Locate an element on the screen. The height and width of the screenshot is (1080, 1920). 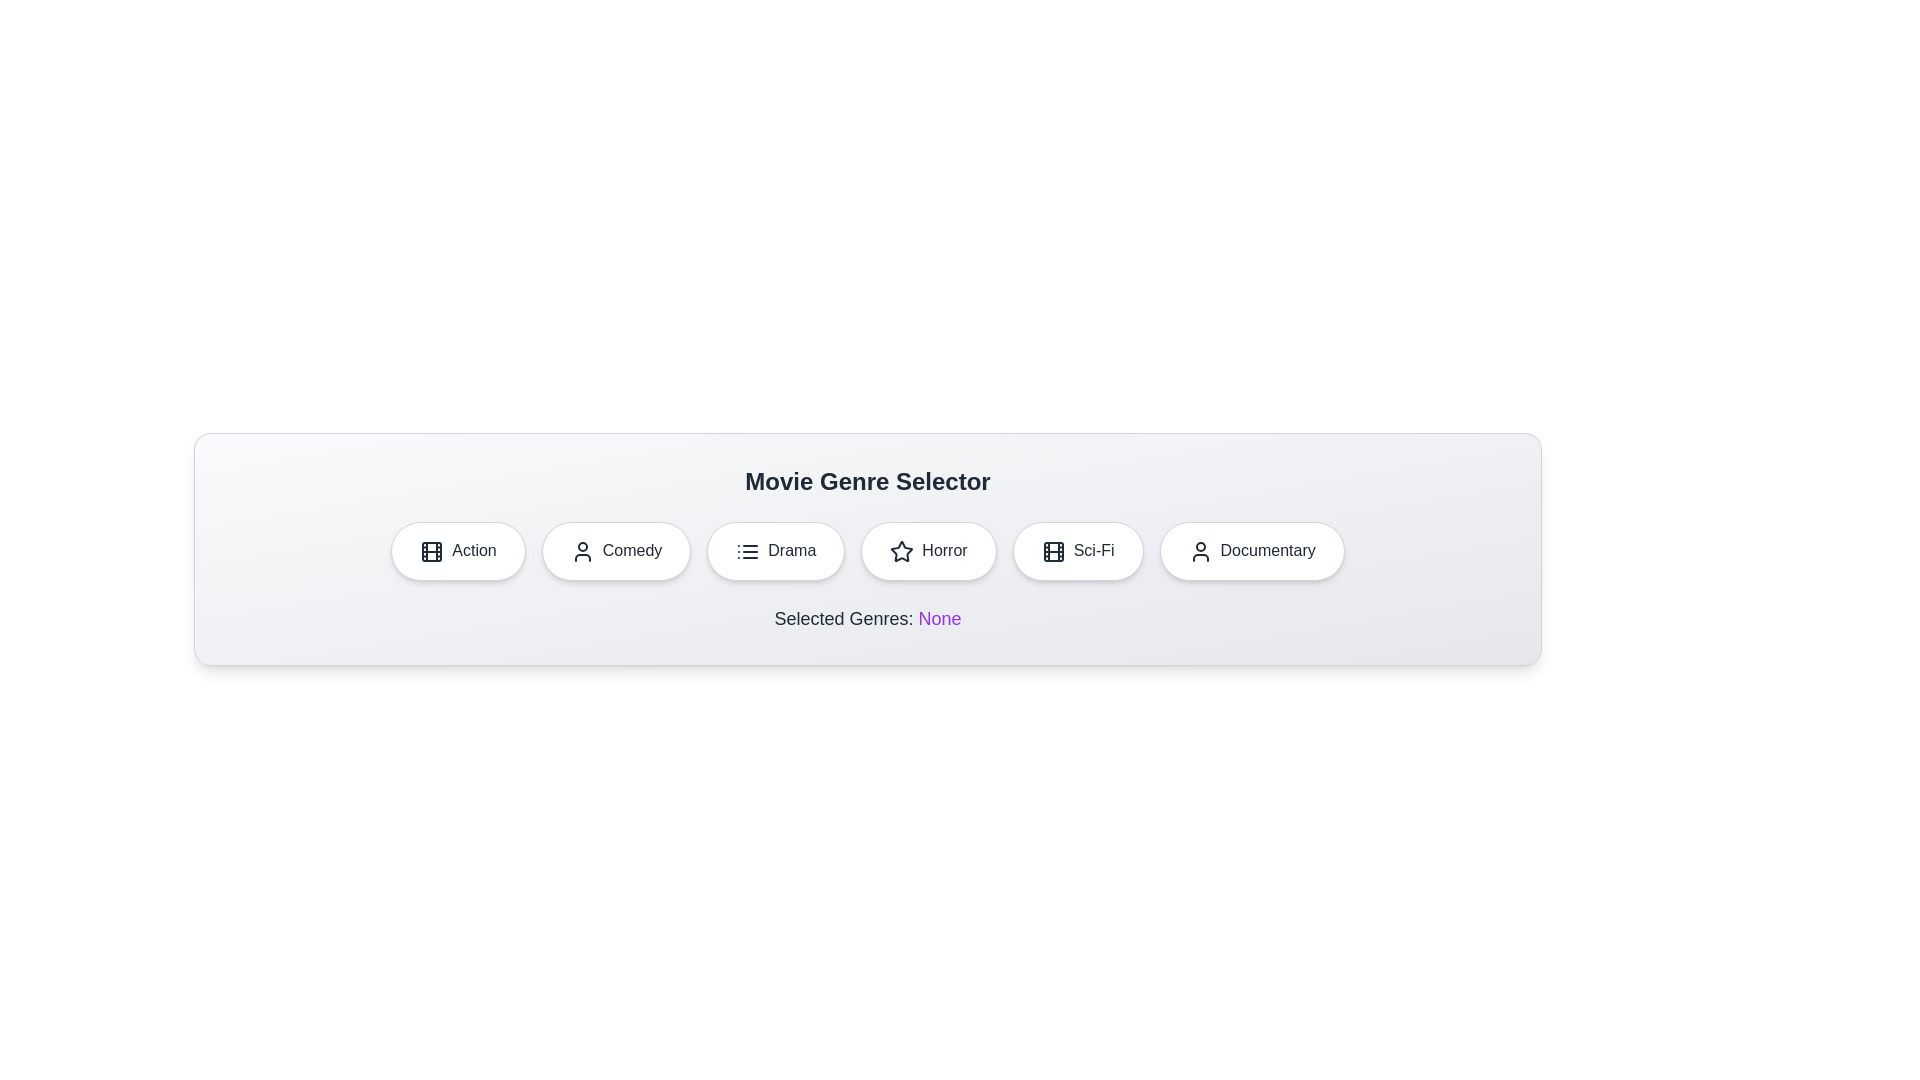
the label indicating the currently selected genre, which displays the text 'None' is located at coordinates (939, 617).